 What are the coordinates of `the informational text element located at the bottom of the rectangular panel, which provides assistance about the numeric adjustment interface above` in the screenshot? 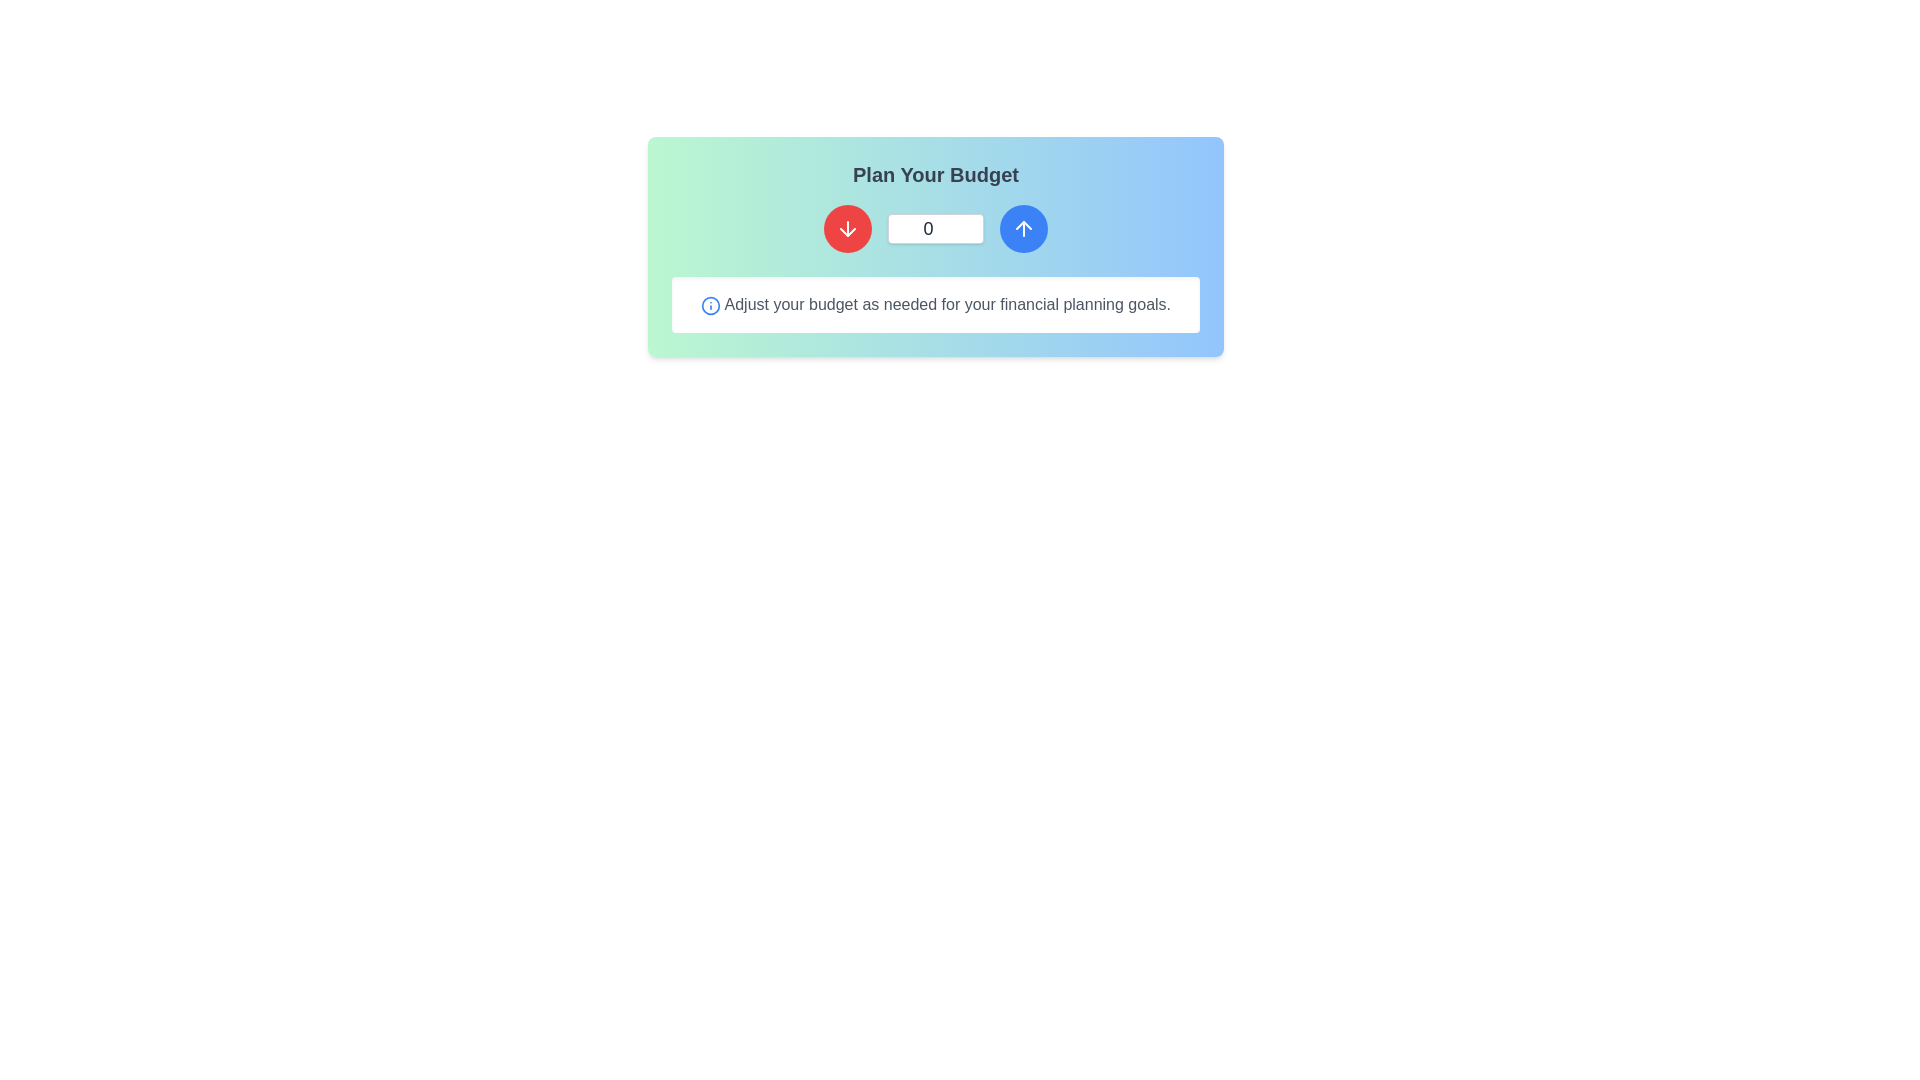 It's located at (935, 304).